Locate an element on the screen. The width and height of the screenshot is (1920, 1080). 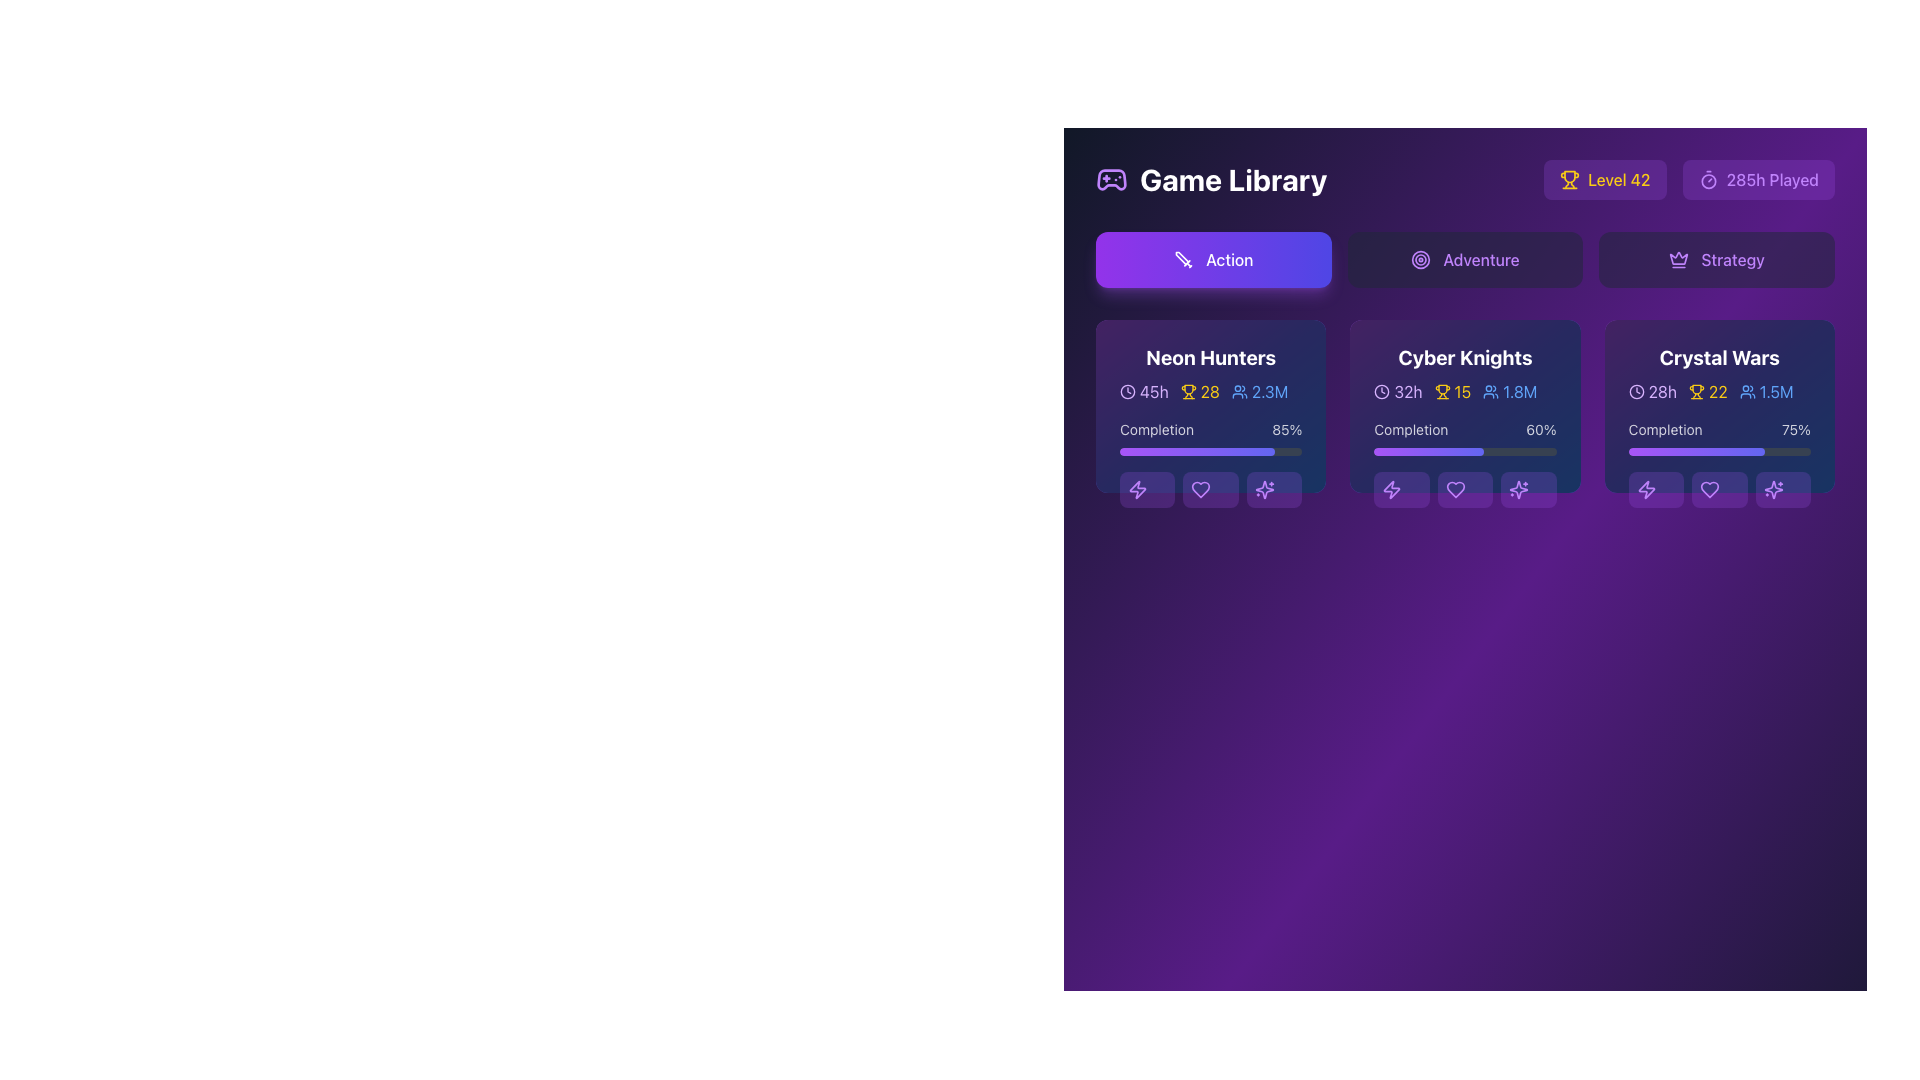
the circular purple icon within the timer graphic located in the upper-right section of the user interface, adjacent to the '285h Played' label is located at coordinates (1707, 181).